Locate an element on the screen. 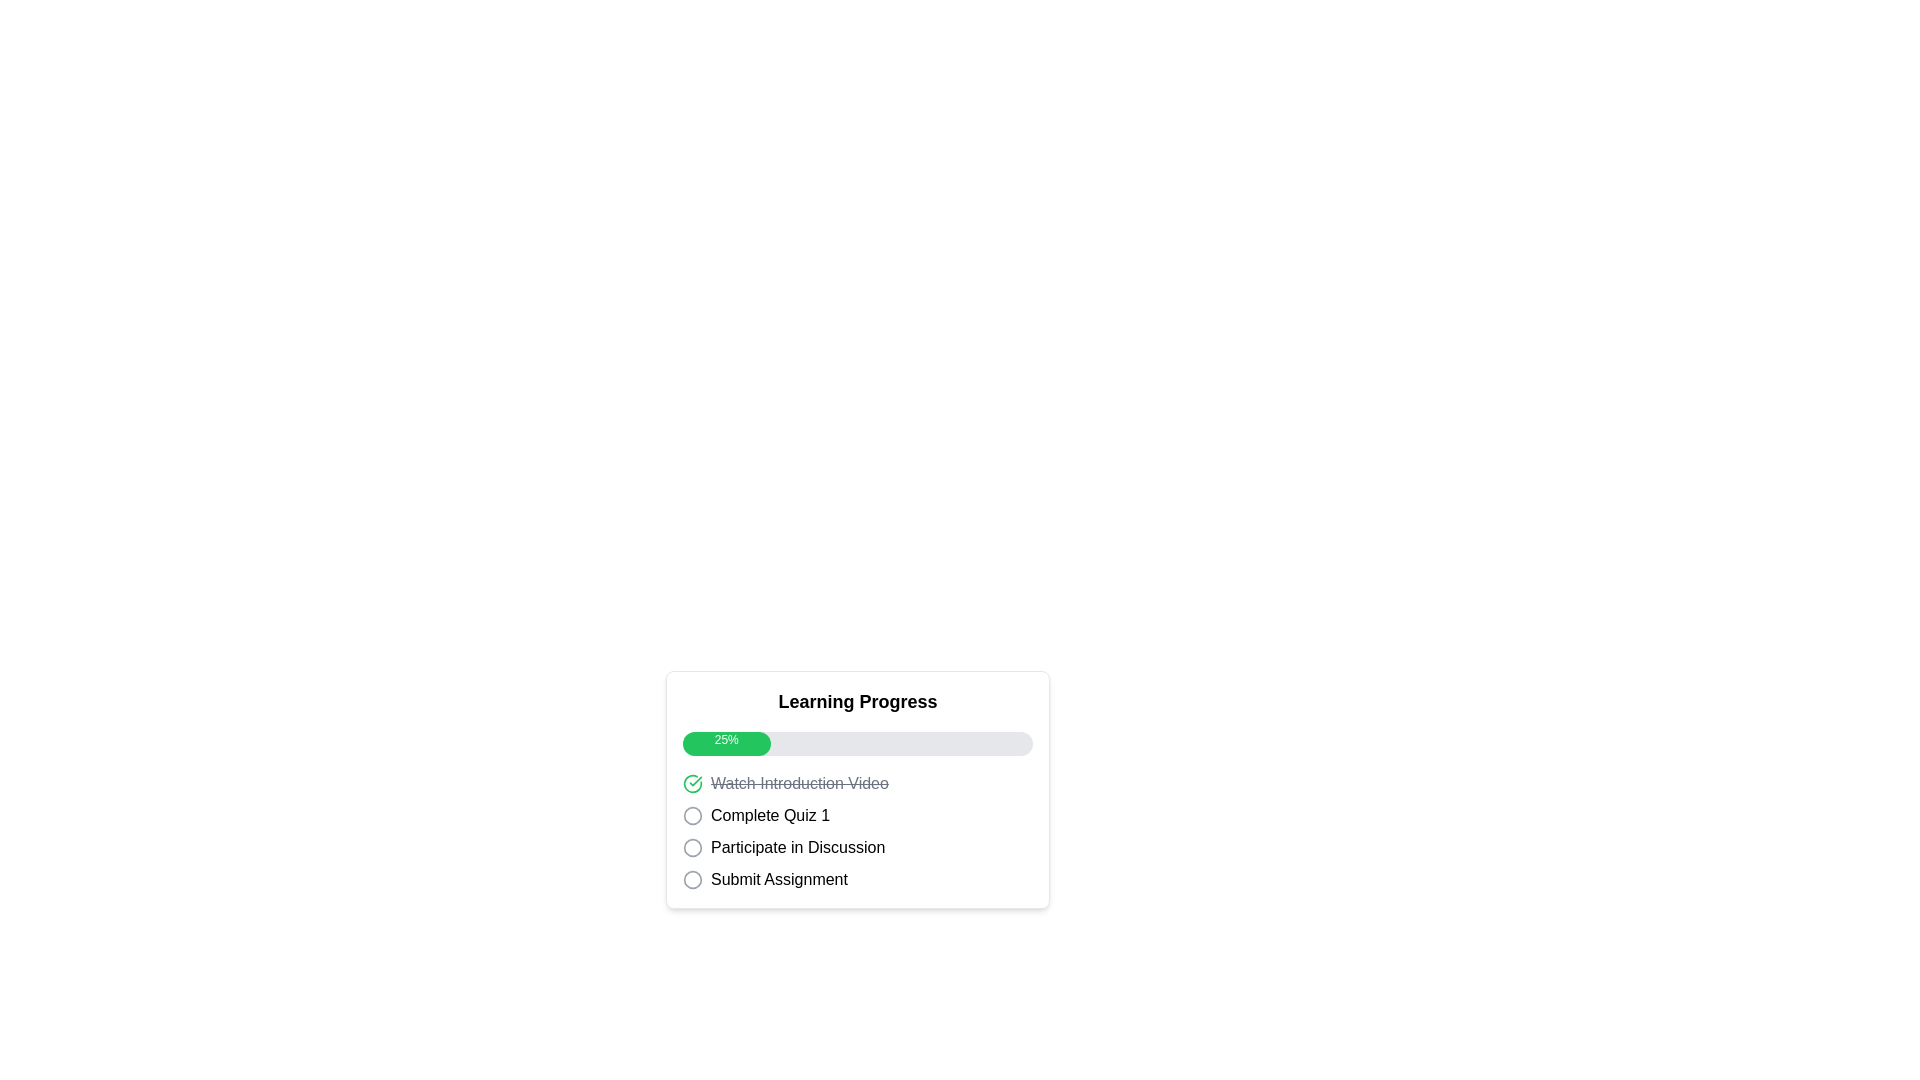 This screenshot has height=1080, width=1920. the unselected circular checkbox located in the 'Learning Progress' section next to the text 'Complete Quiz 1' is located at coordinates (692, 816).